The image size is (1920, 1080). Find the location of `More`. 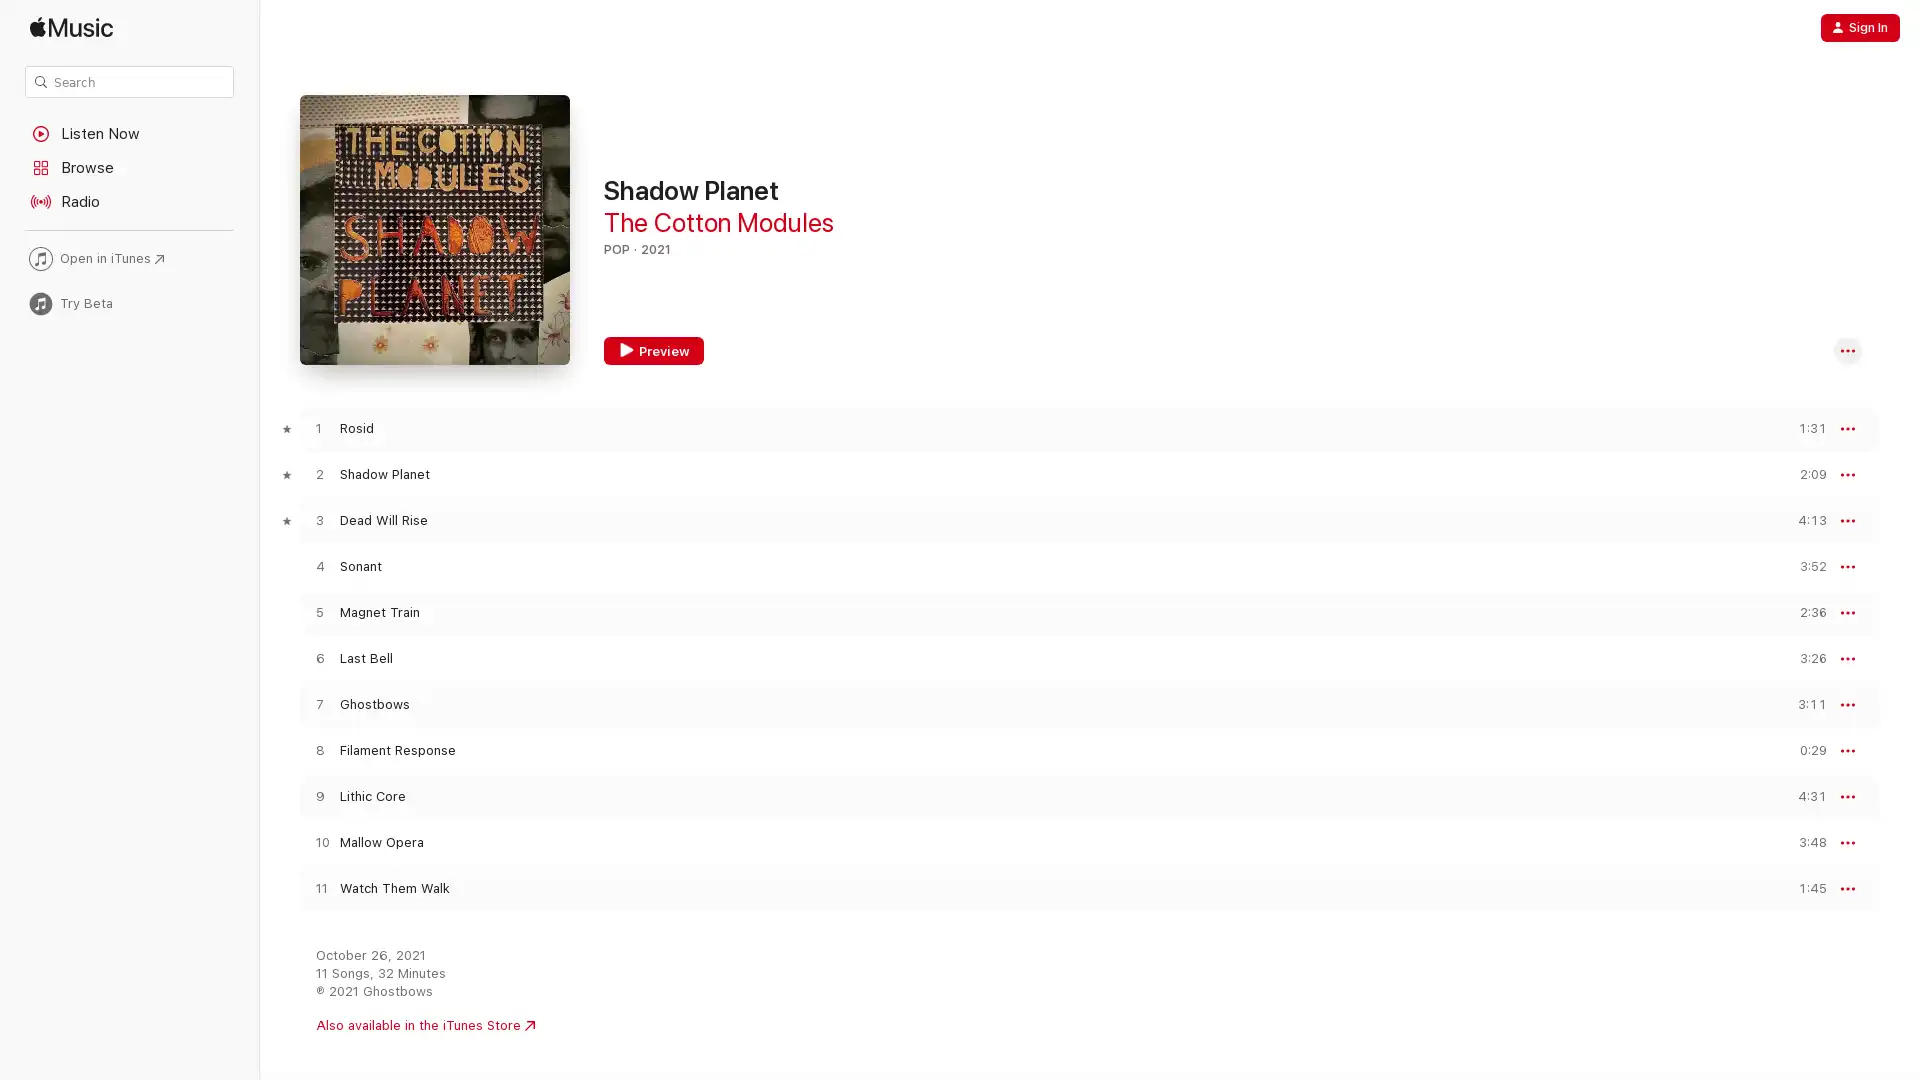

More is located at coordinates (1847, 843).